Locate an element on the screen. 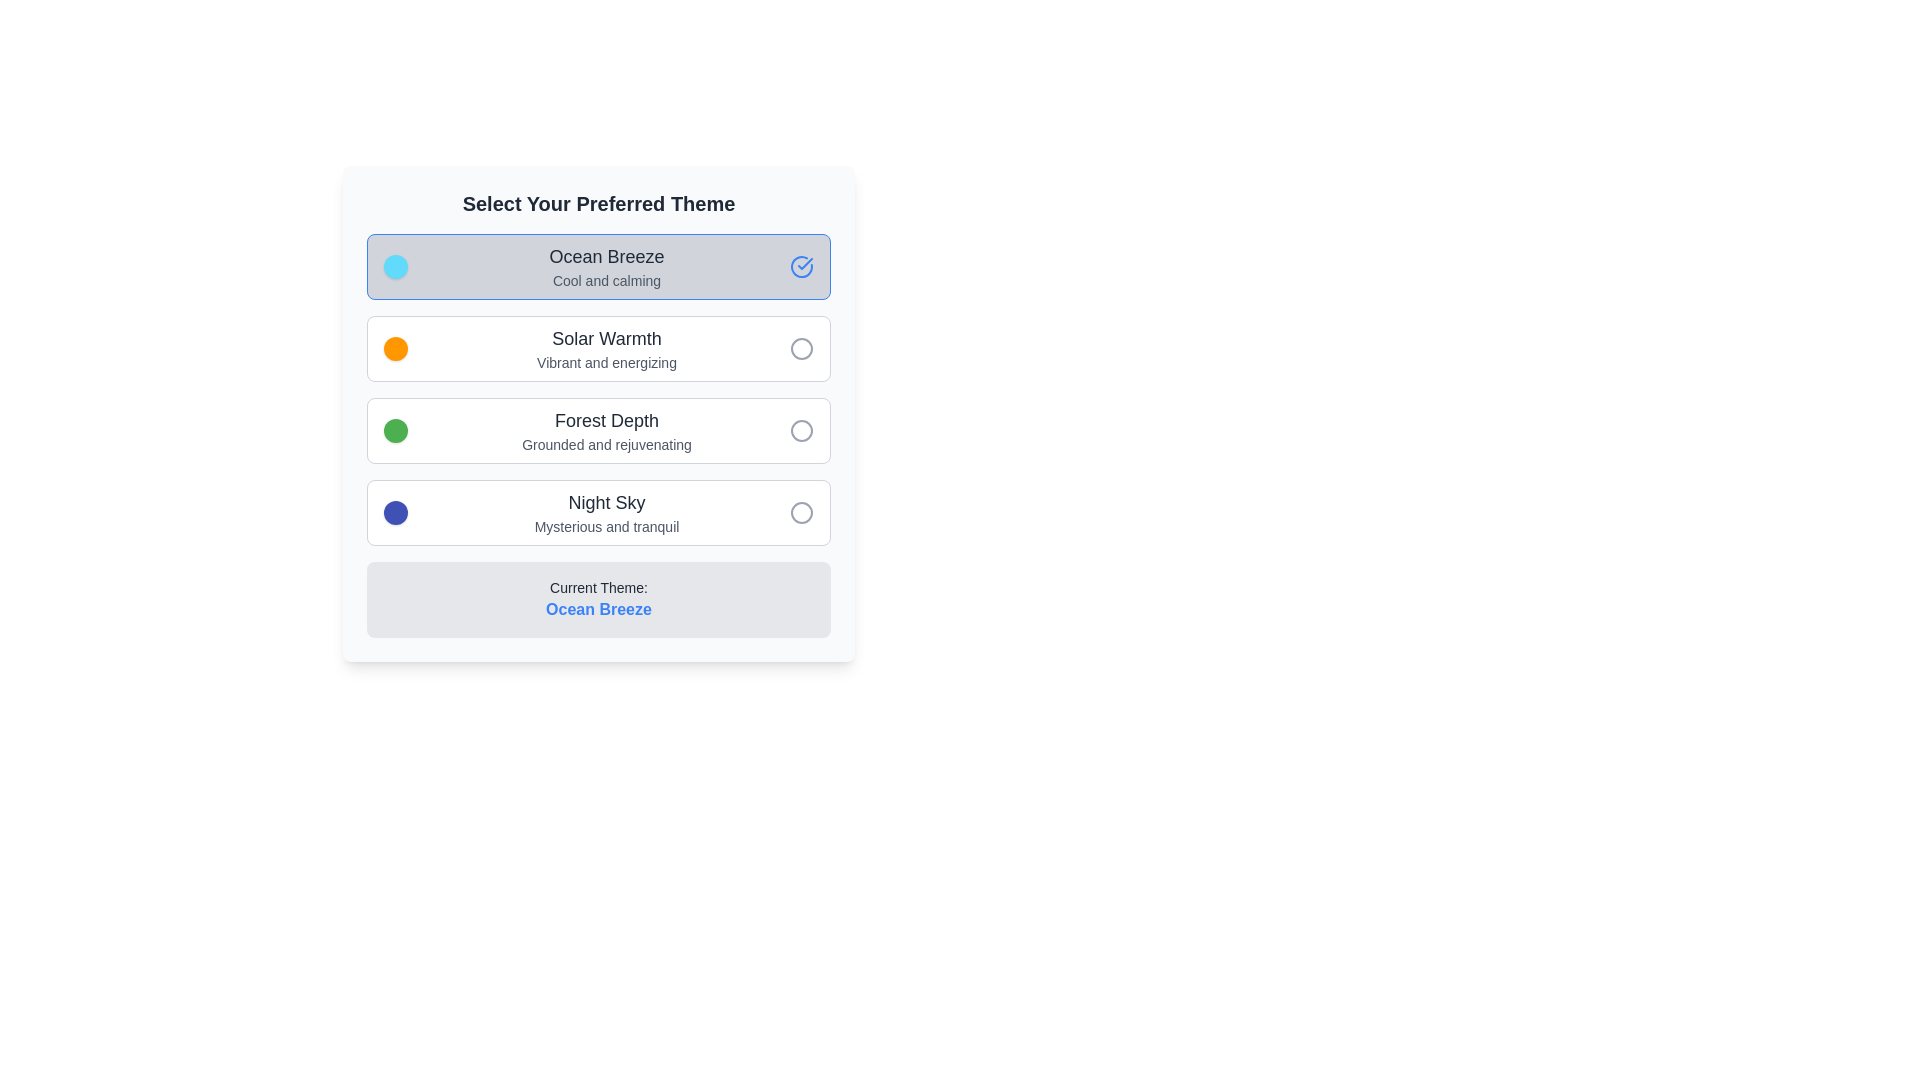  the informational text at the top center of the theme selection interface, which serves as a header for the theme options is located at coordinates (598, 204).